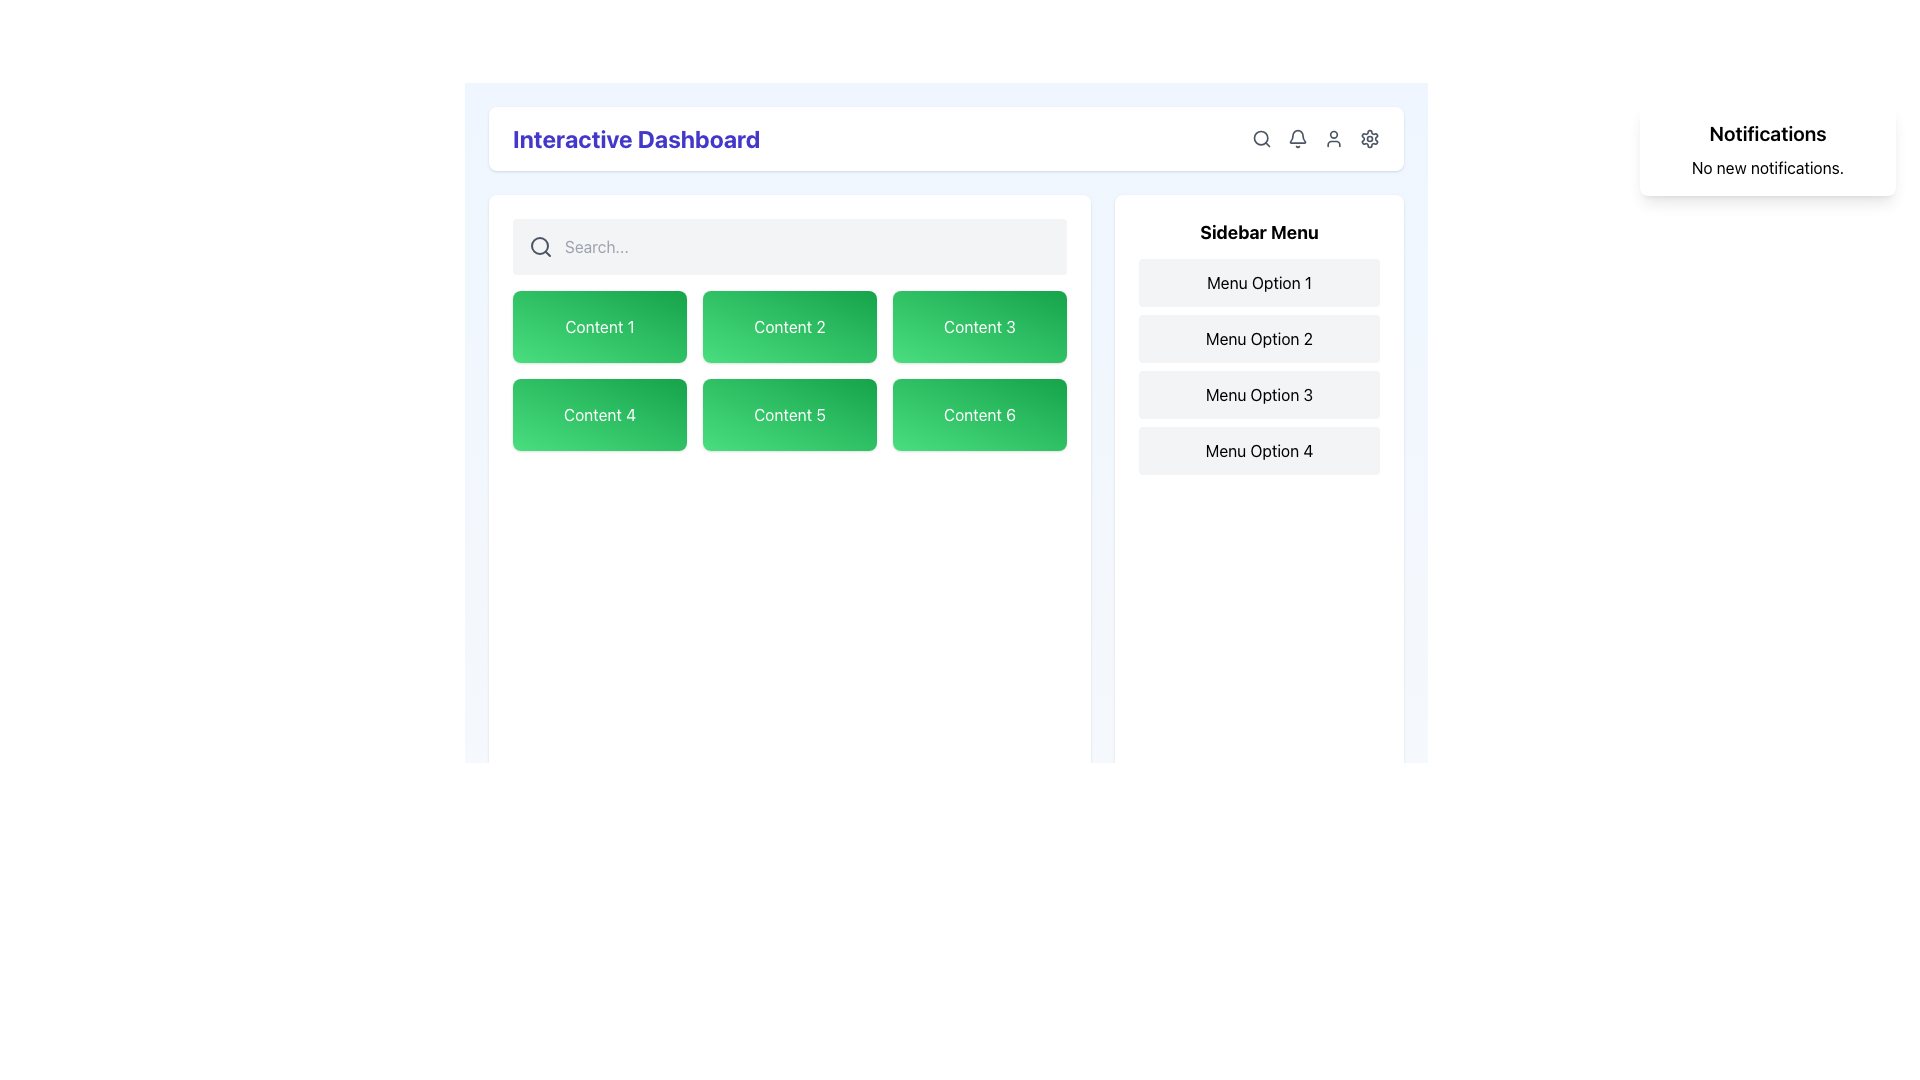 The height and width of the screenshot is (1080, 1920). I want to click on the button in the grid that is located in the first row, middle column, intended for 'Content 2', which is situated to the right of 'Content 1' and to the left of 'Content 3', so click(789, 326).